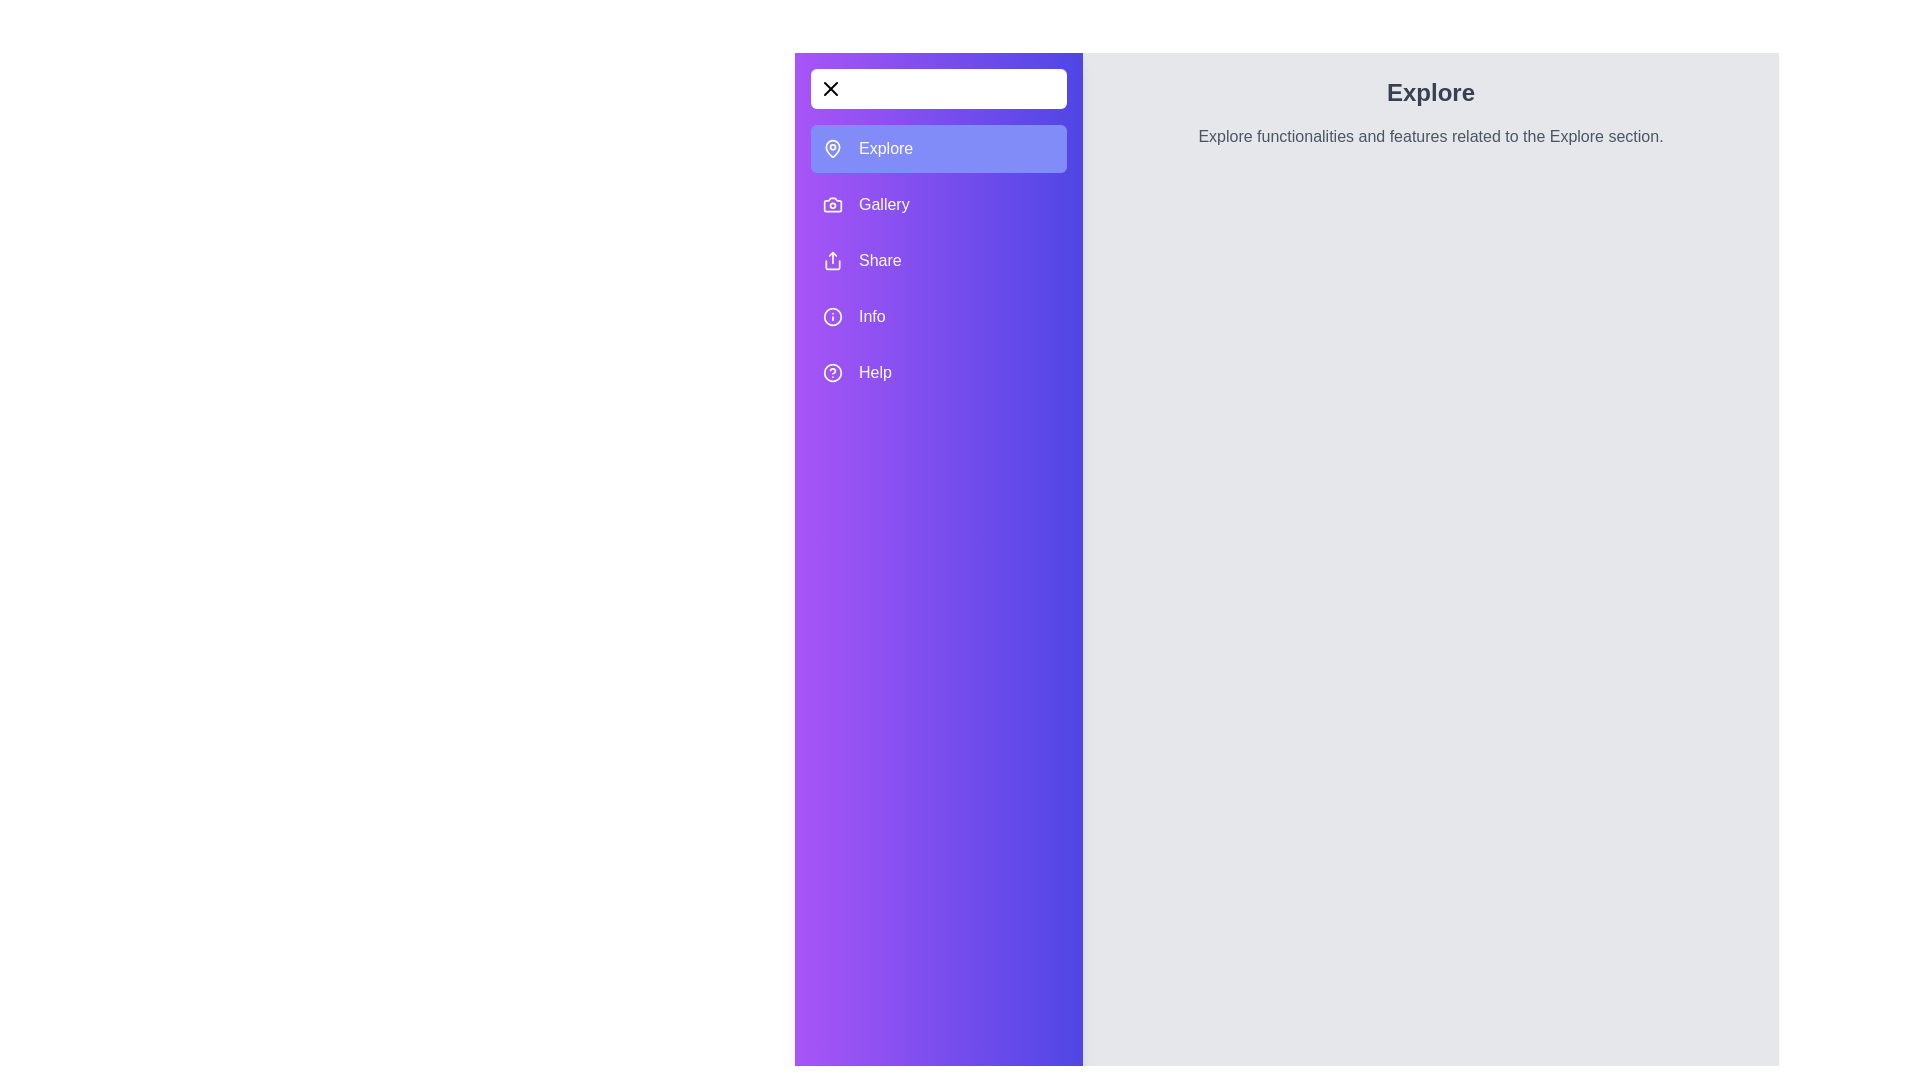 This screenshot has height=1080, width=1920. I want to click on the tab labeled Help in the navigation drawer, so click(938, 373).